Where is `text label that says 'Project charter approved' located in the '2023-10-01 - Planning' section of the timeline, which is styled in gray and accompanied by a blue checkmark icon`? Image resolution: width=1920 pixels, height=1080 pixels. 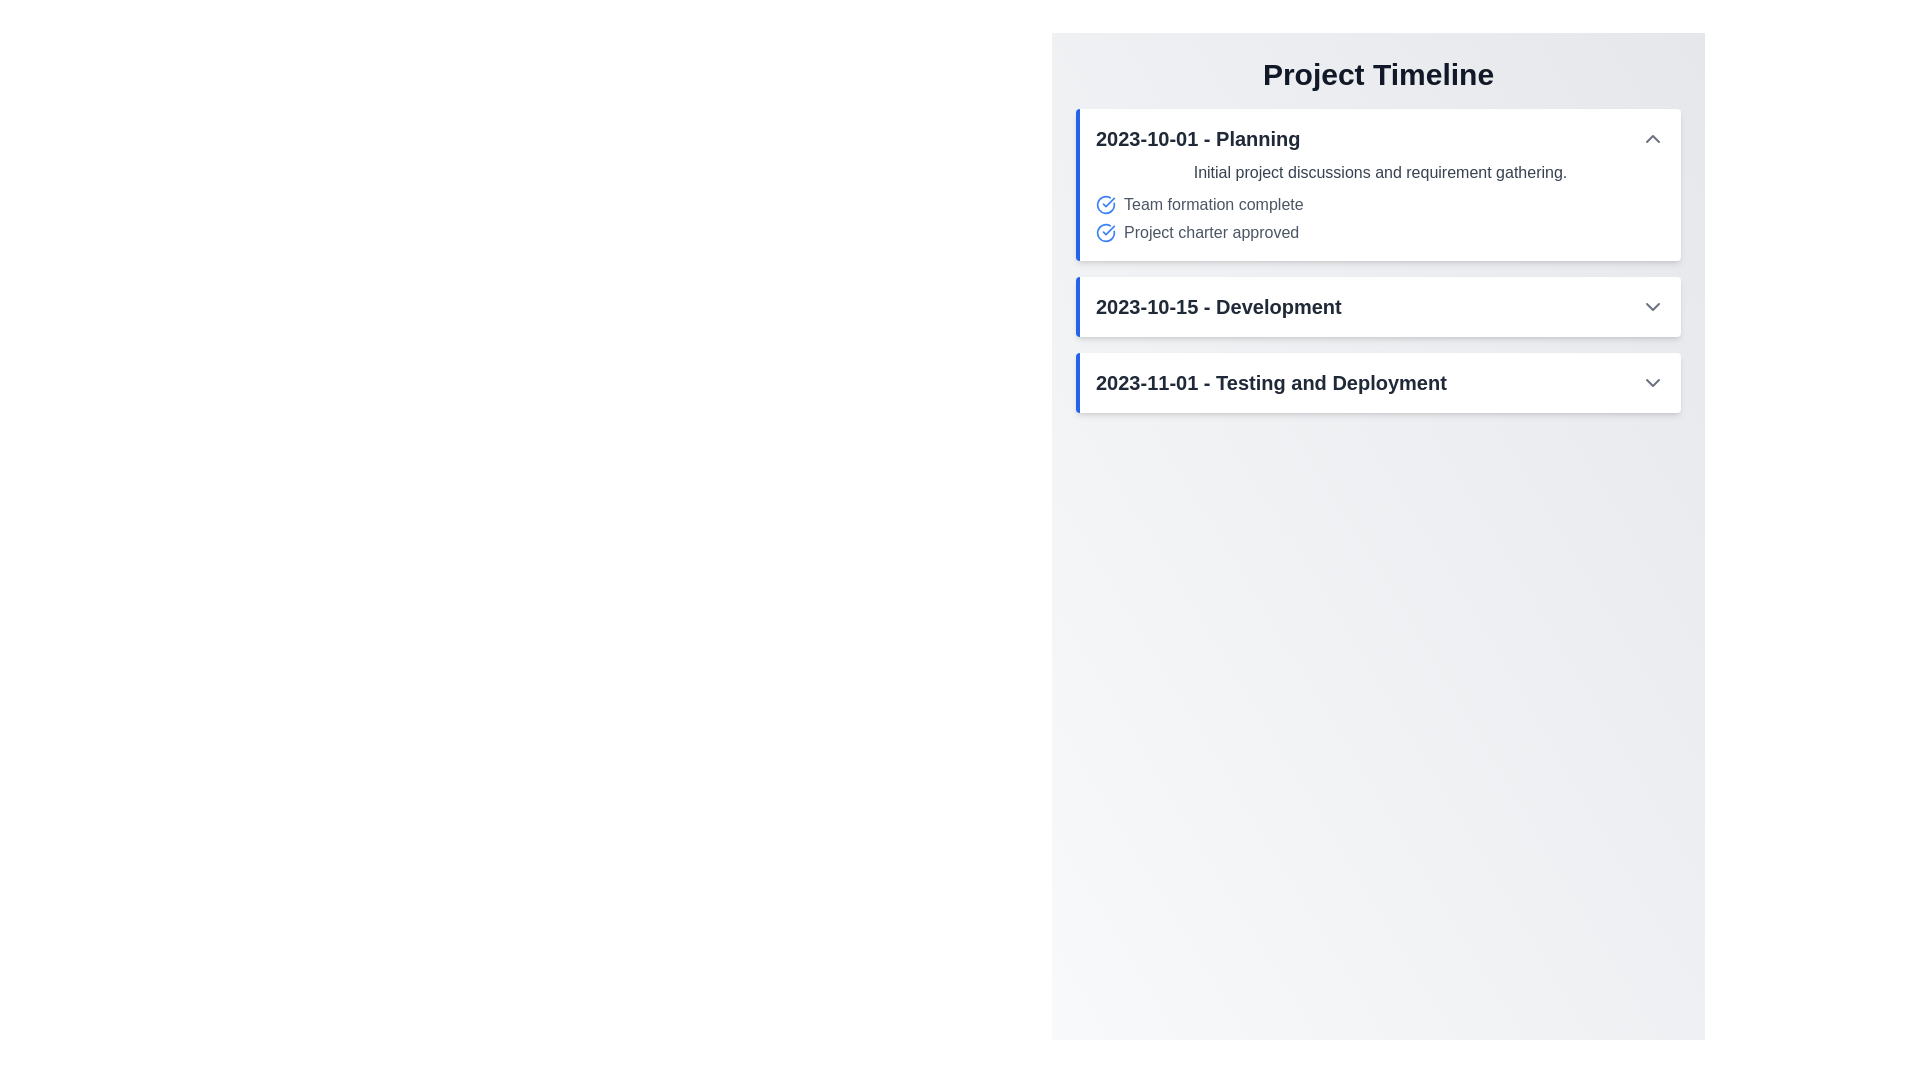 text label that says 'Project charter approved' located in the '2023-10-01 - Planning' section of the timeline, which is styled in gray and accompanied by a blue checkmark icon is located at coordinates (1210, 231).